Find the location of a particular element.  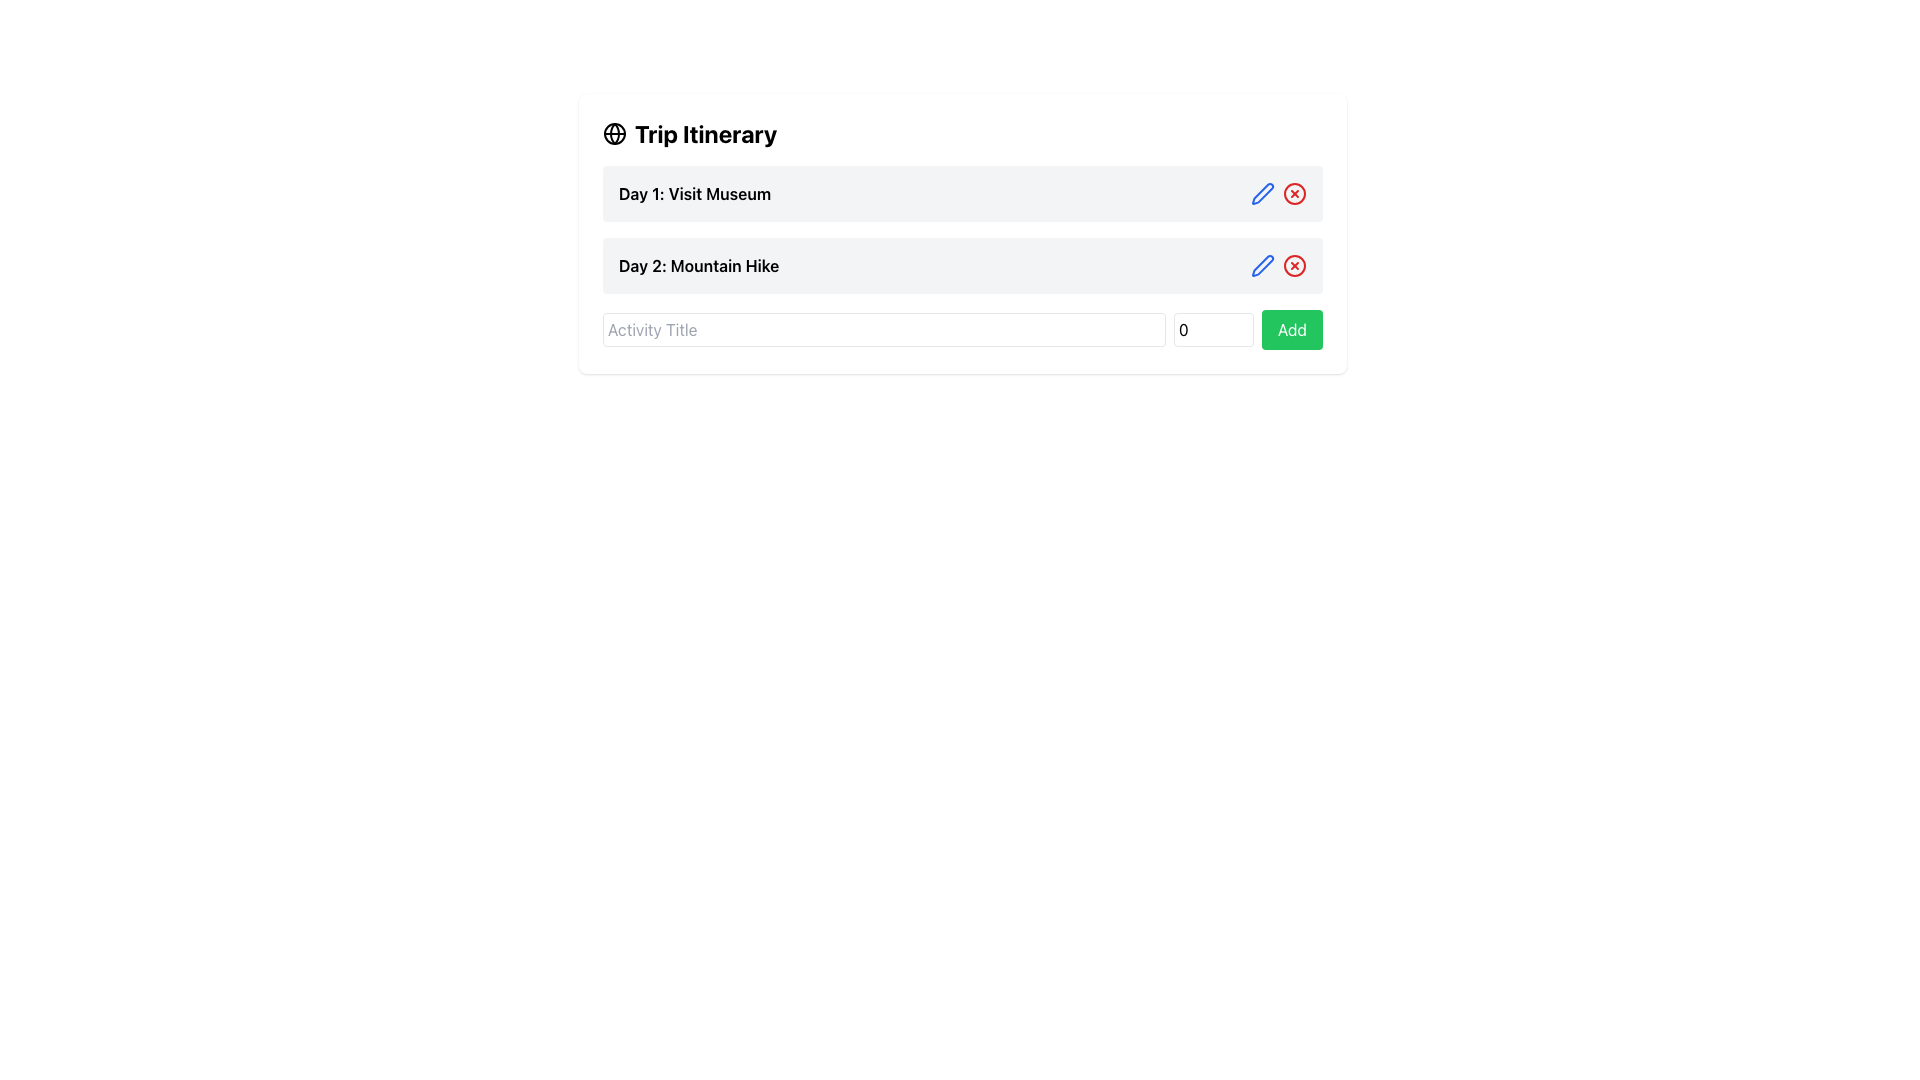

the circular outline graphic within the SVG element that is centered in the globe icon is located at coordinates (613, 134).